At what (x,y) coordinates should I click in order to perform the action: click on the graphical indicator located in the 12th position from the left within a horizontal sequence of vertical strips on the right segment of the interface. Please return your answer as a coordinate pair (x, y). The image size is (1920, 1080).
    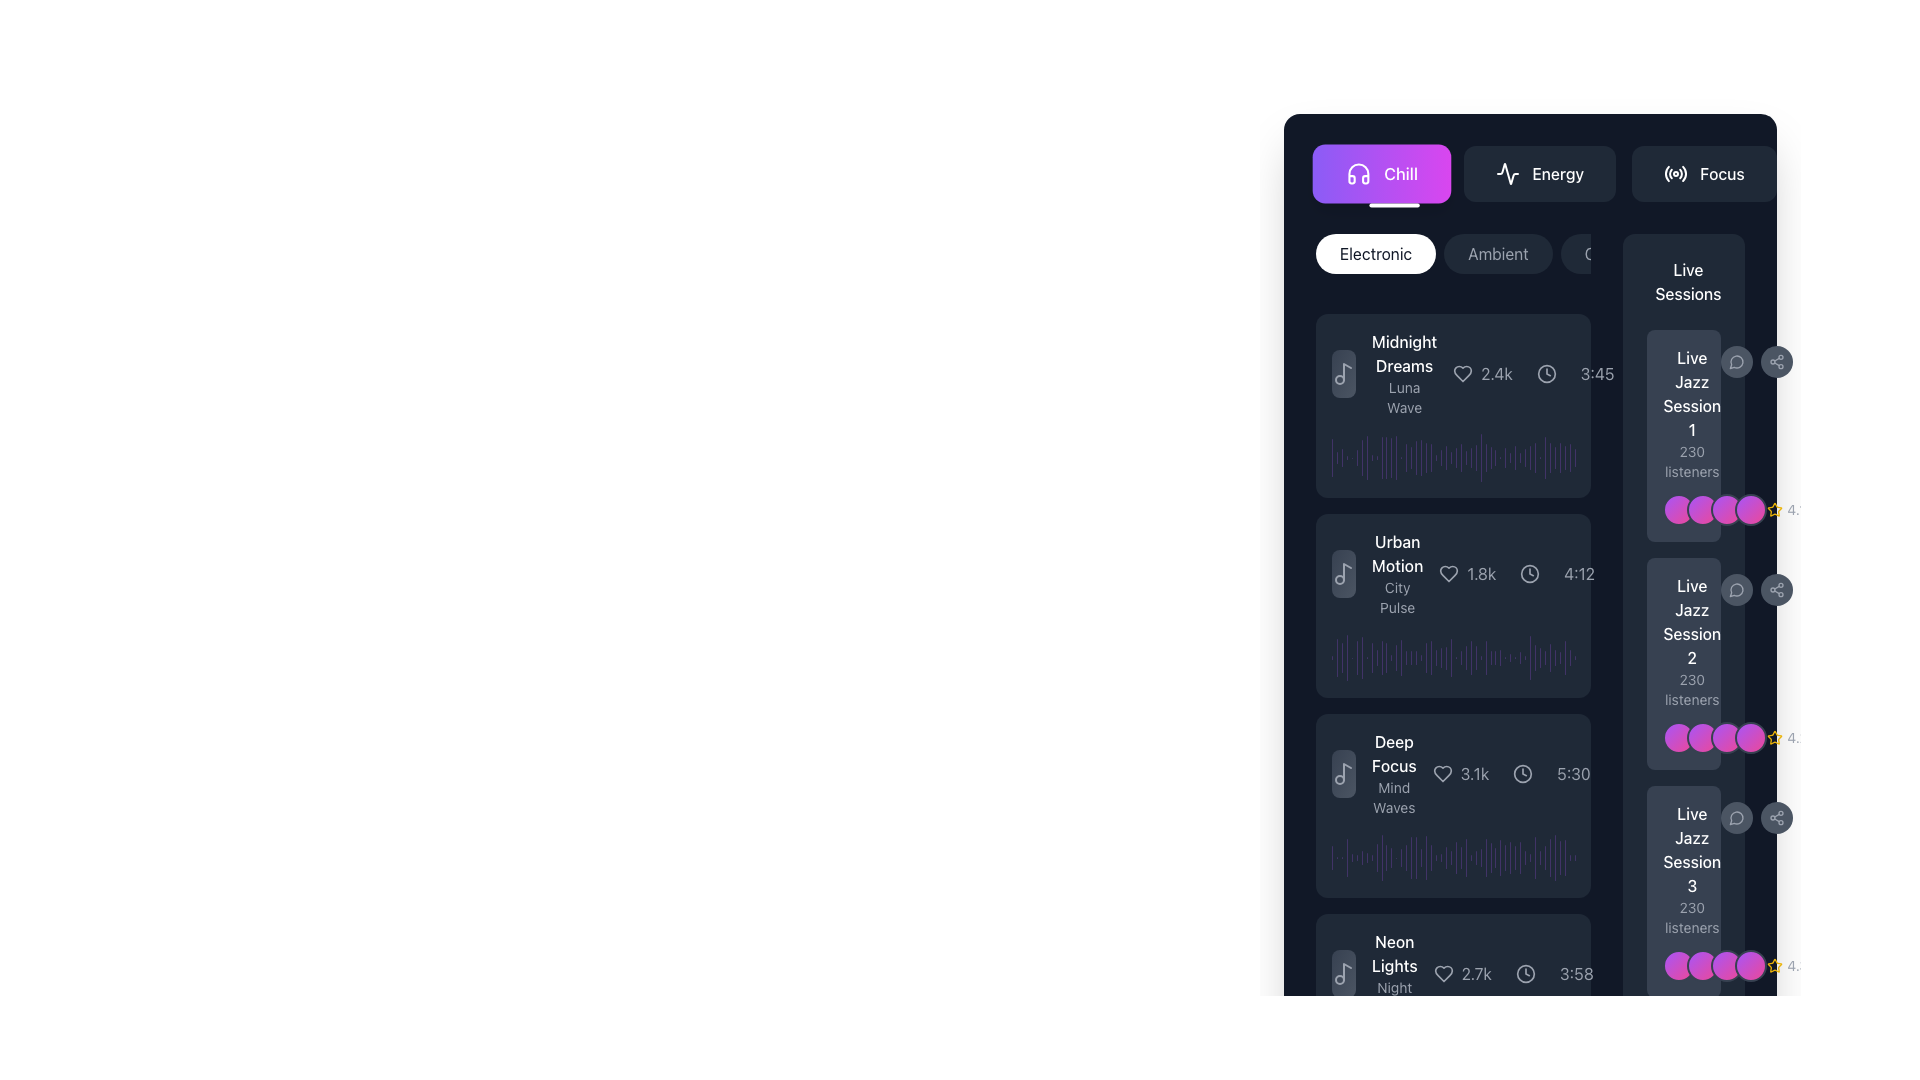
    Looking at the image, I should click on (1386, 856).